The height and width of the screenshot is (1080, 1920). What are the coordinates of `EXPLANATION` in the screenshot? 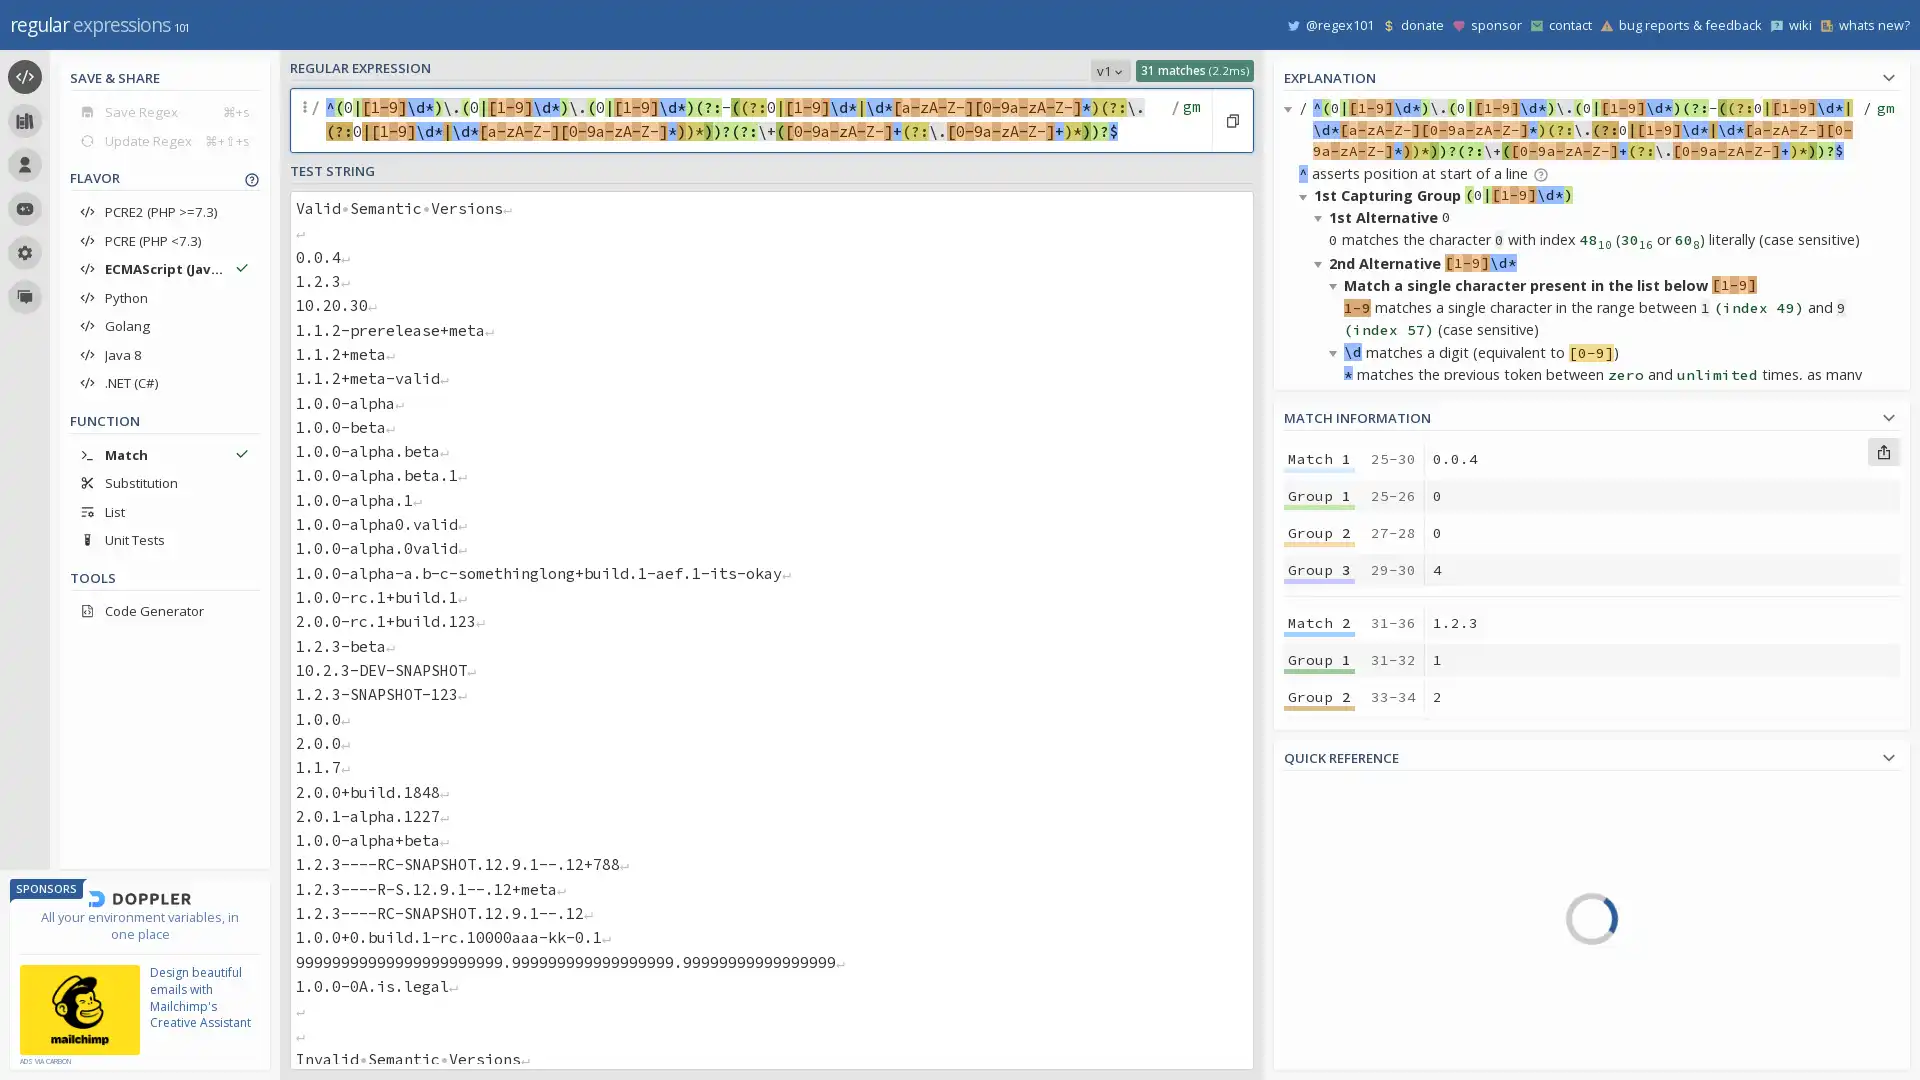 It's located at (1591, 74).